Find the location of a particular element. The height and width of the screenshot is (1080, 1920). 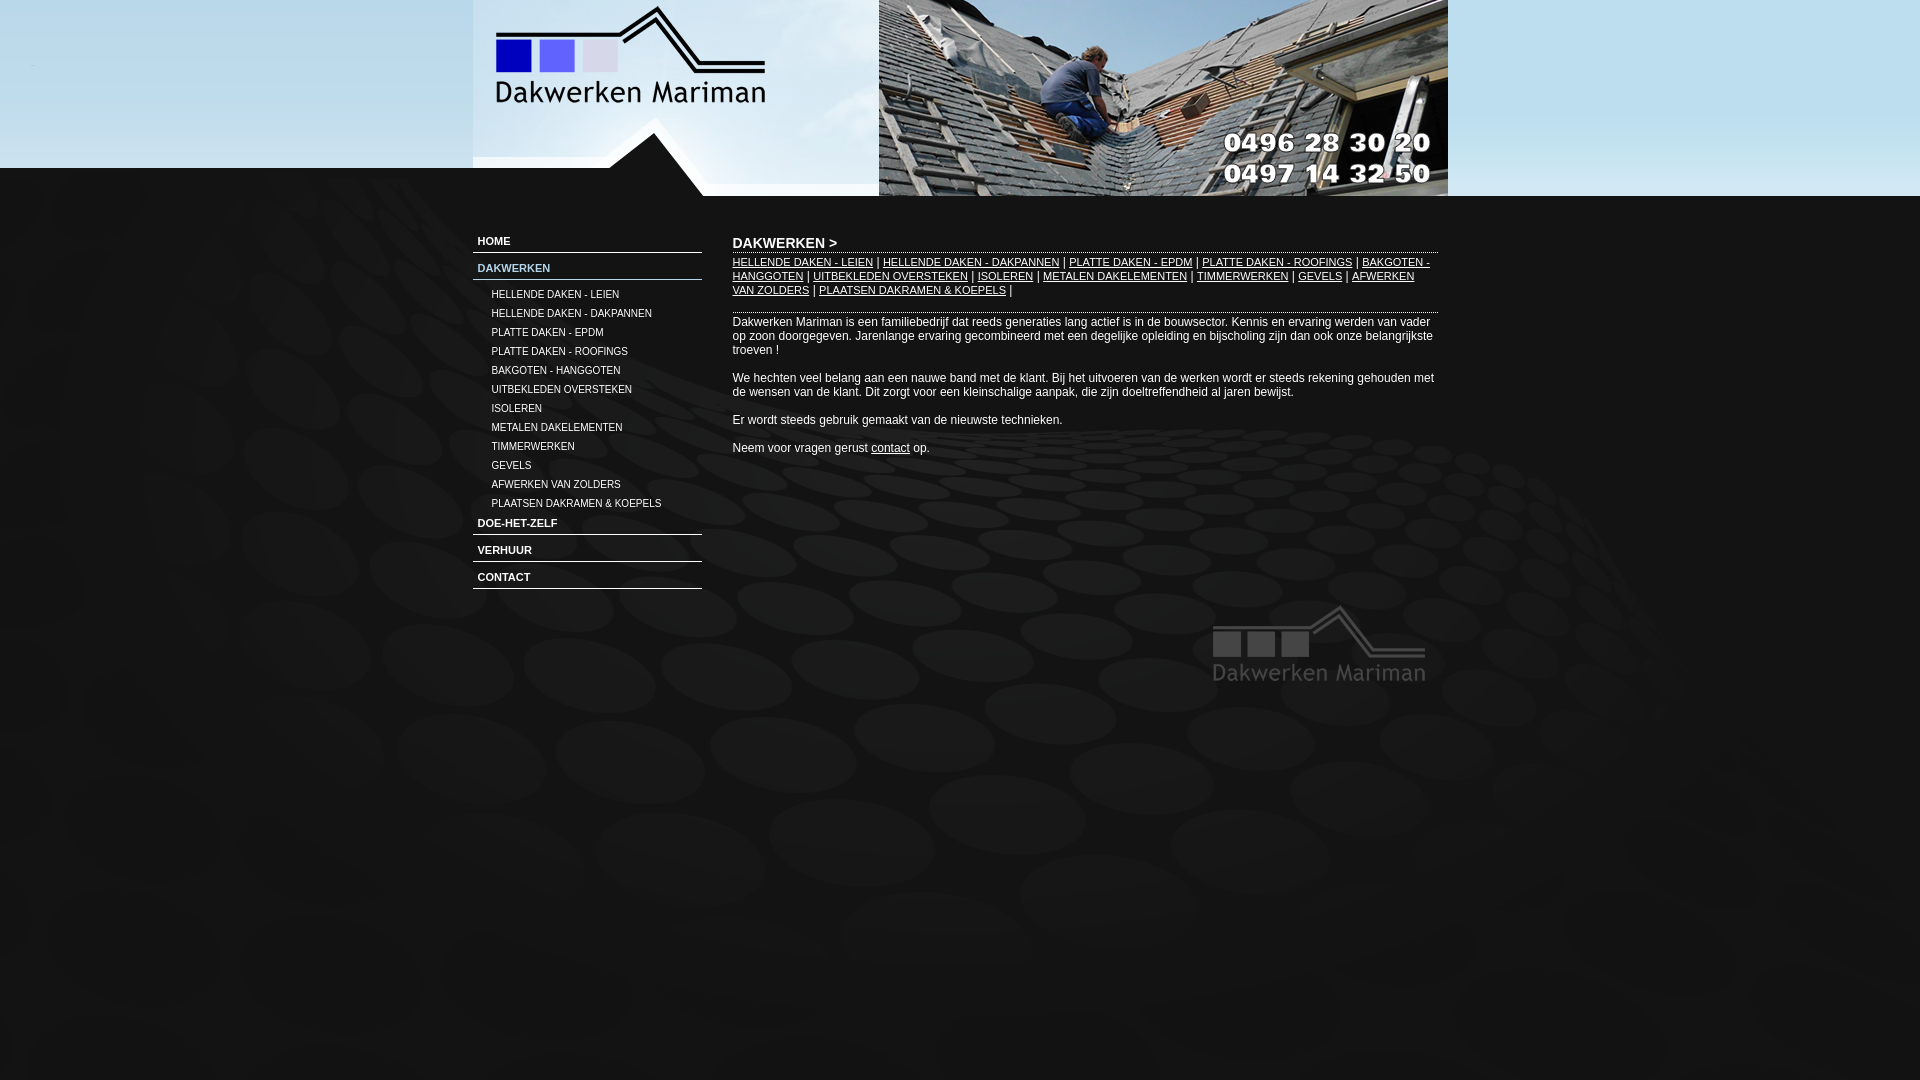

'HOME' is located at coordinates (470, 242).